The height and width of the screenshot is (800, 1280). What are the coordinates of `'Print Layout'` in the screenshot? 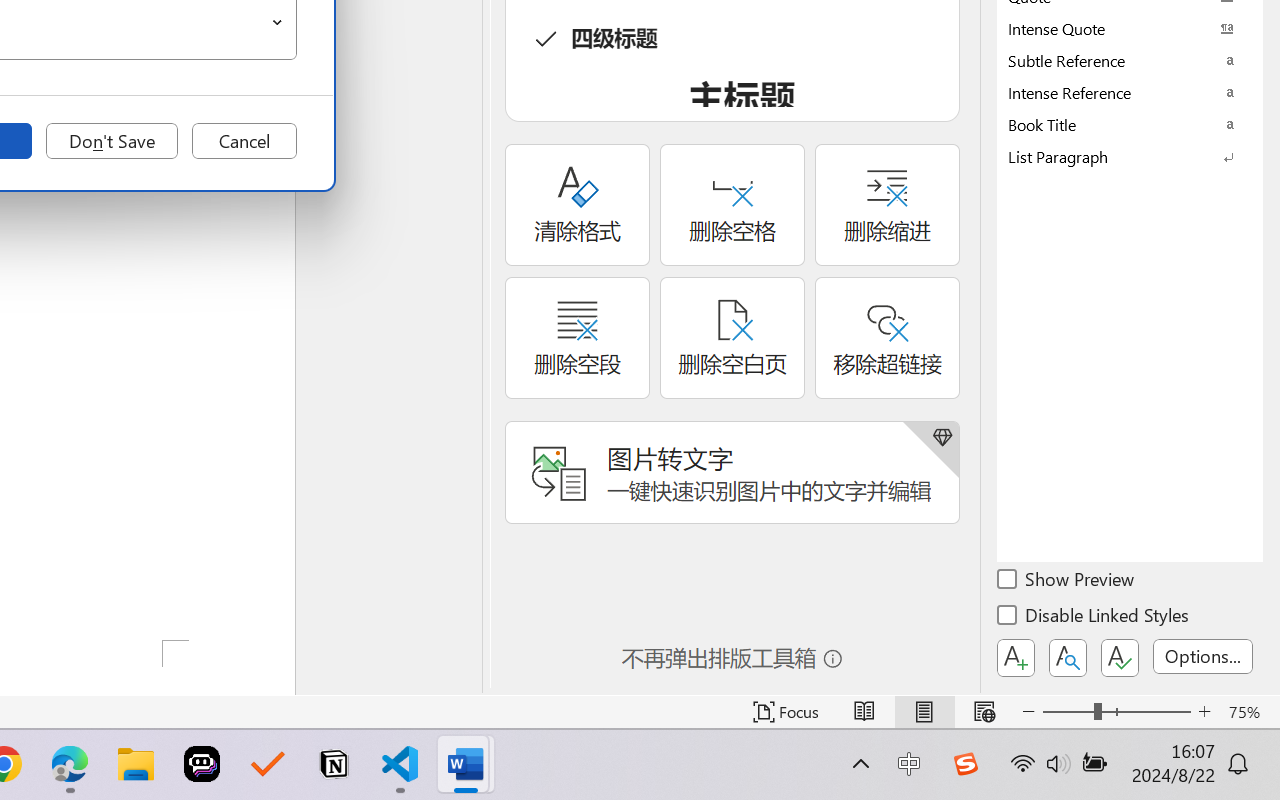 It's located at (923, 711).